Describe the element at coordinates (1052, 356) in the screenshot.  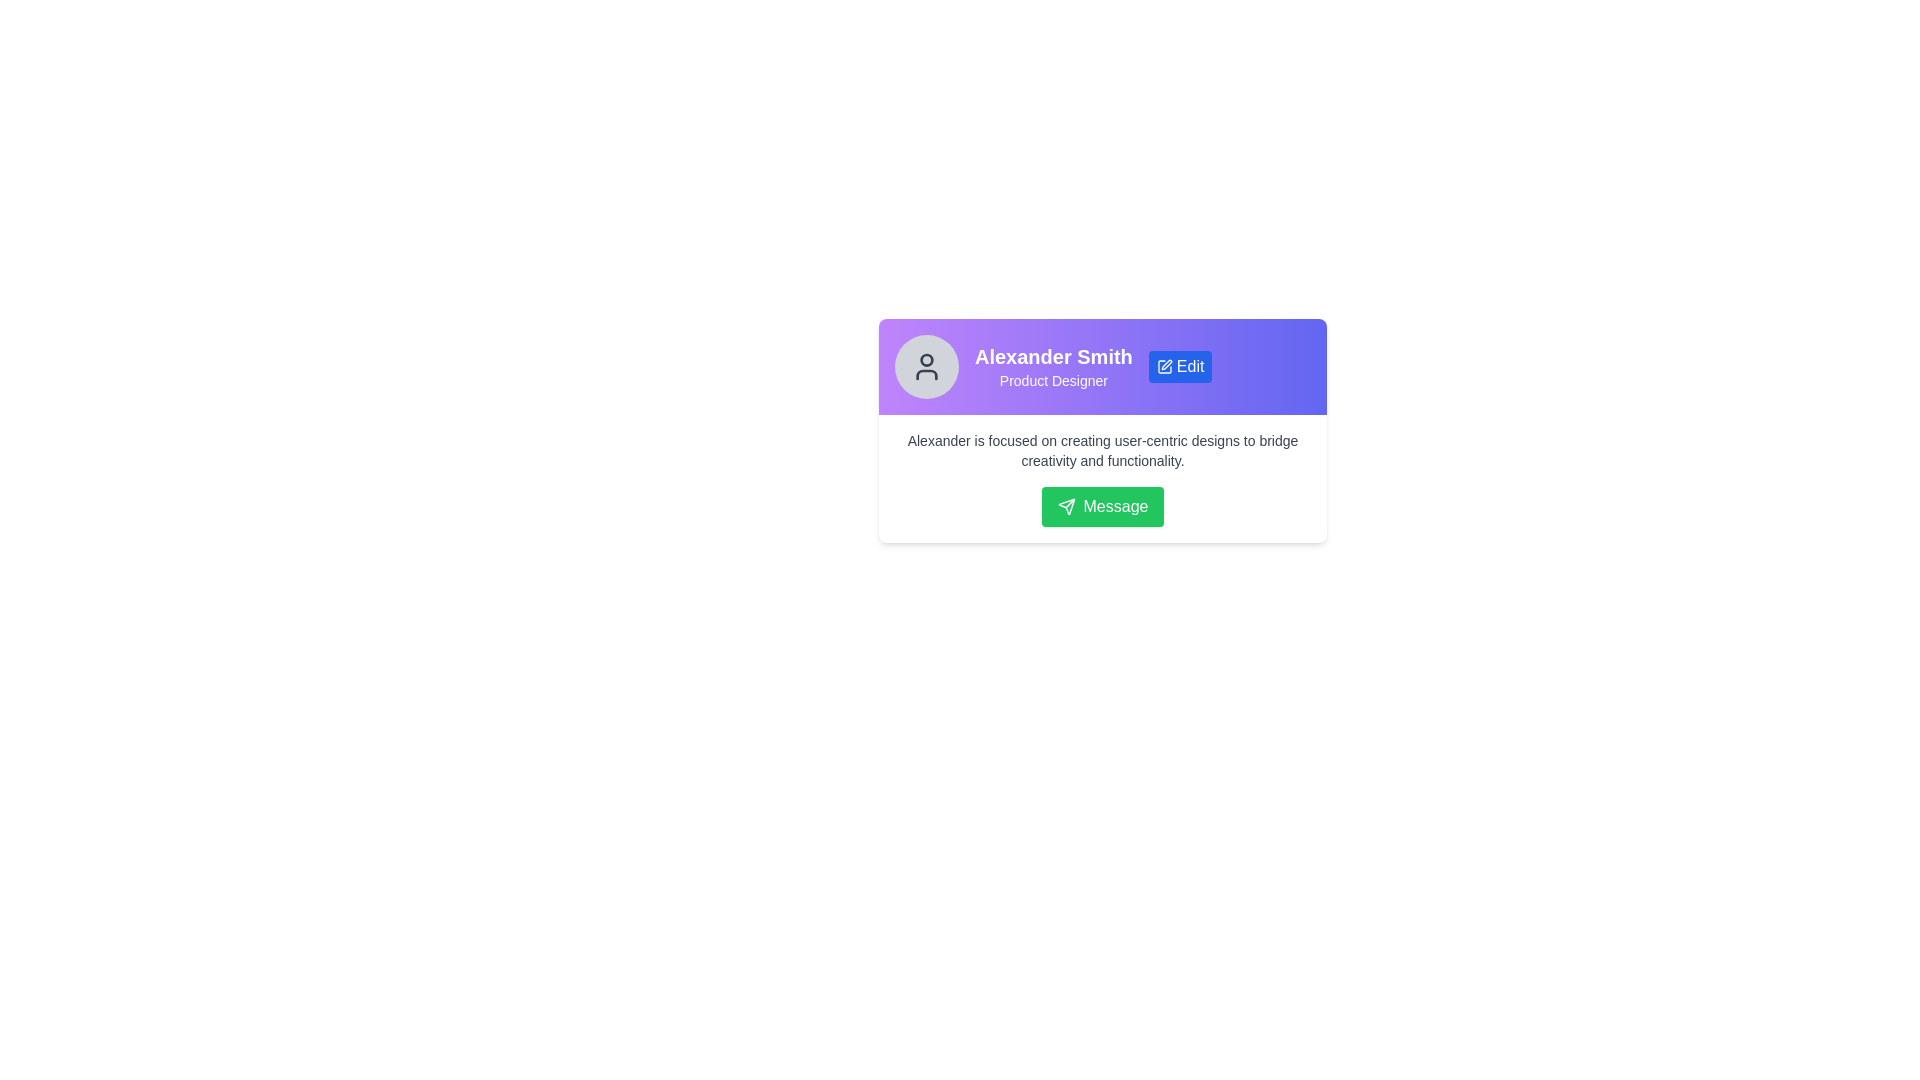
I see `the text display element showing 'Alexander Smith', which is styled as a heading with a light purple background and positioned above 'Product Designer'` at that location.